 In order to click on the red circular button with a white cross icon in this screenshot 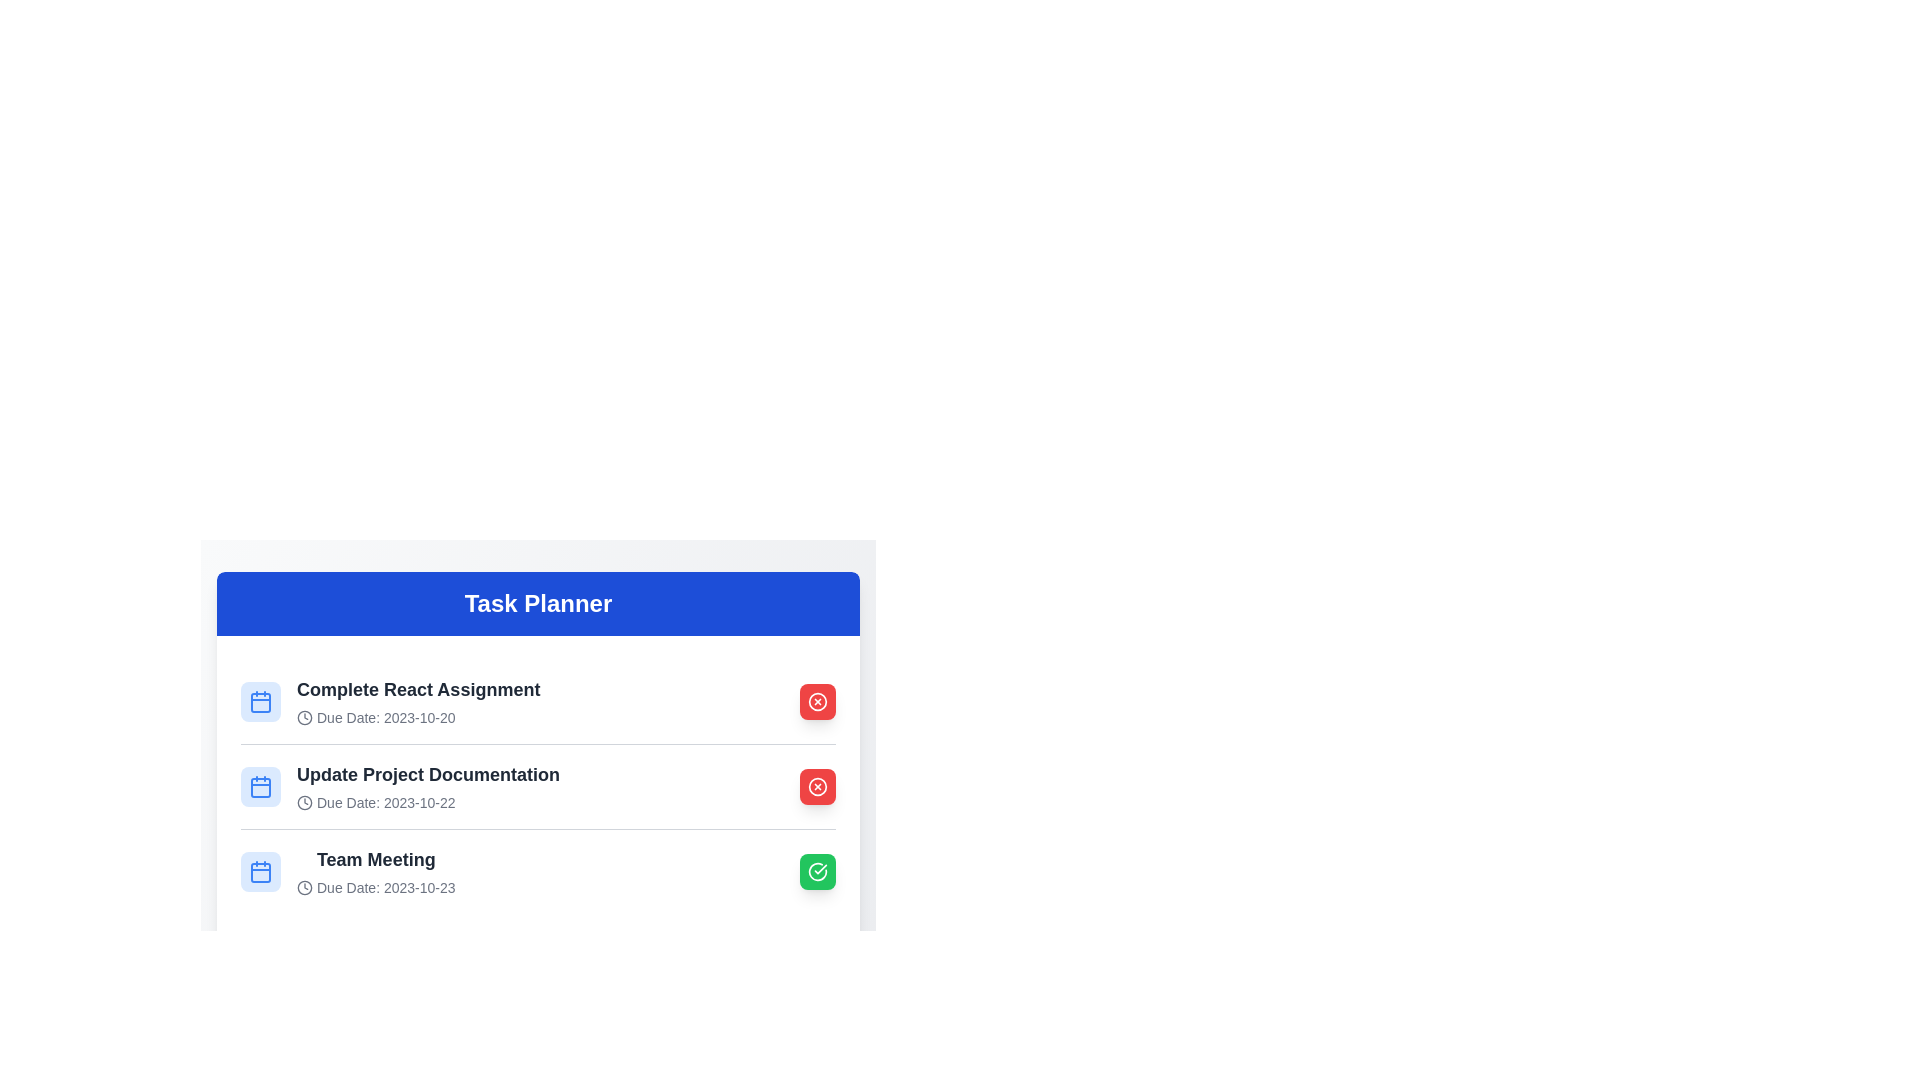, I will do `click(817, 785)`.